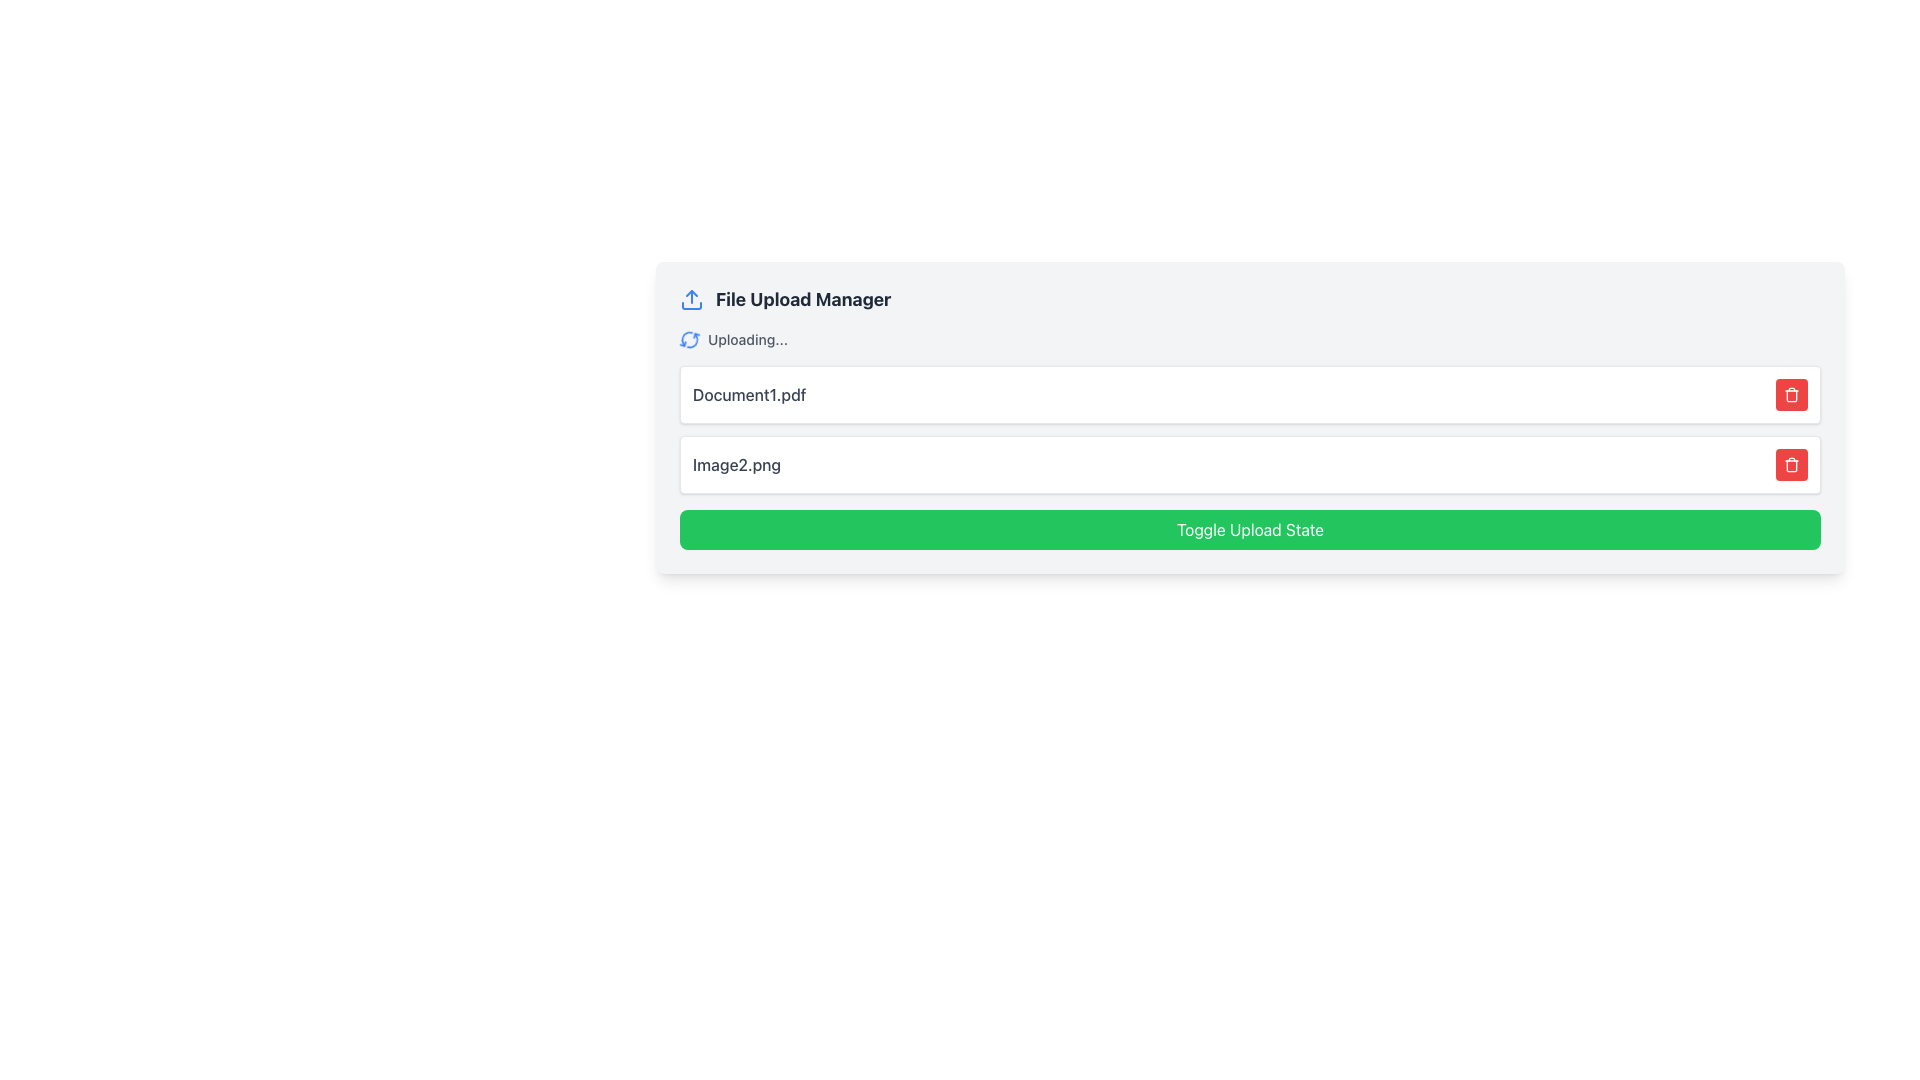 This screenshot has width=1920, height=1080. What do you see at coordinates (1791, 465) in the screenshot?
I see `the delete button located to the right of the 'Image2.png' file name` at bounding box center [1791, 465].